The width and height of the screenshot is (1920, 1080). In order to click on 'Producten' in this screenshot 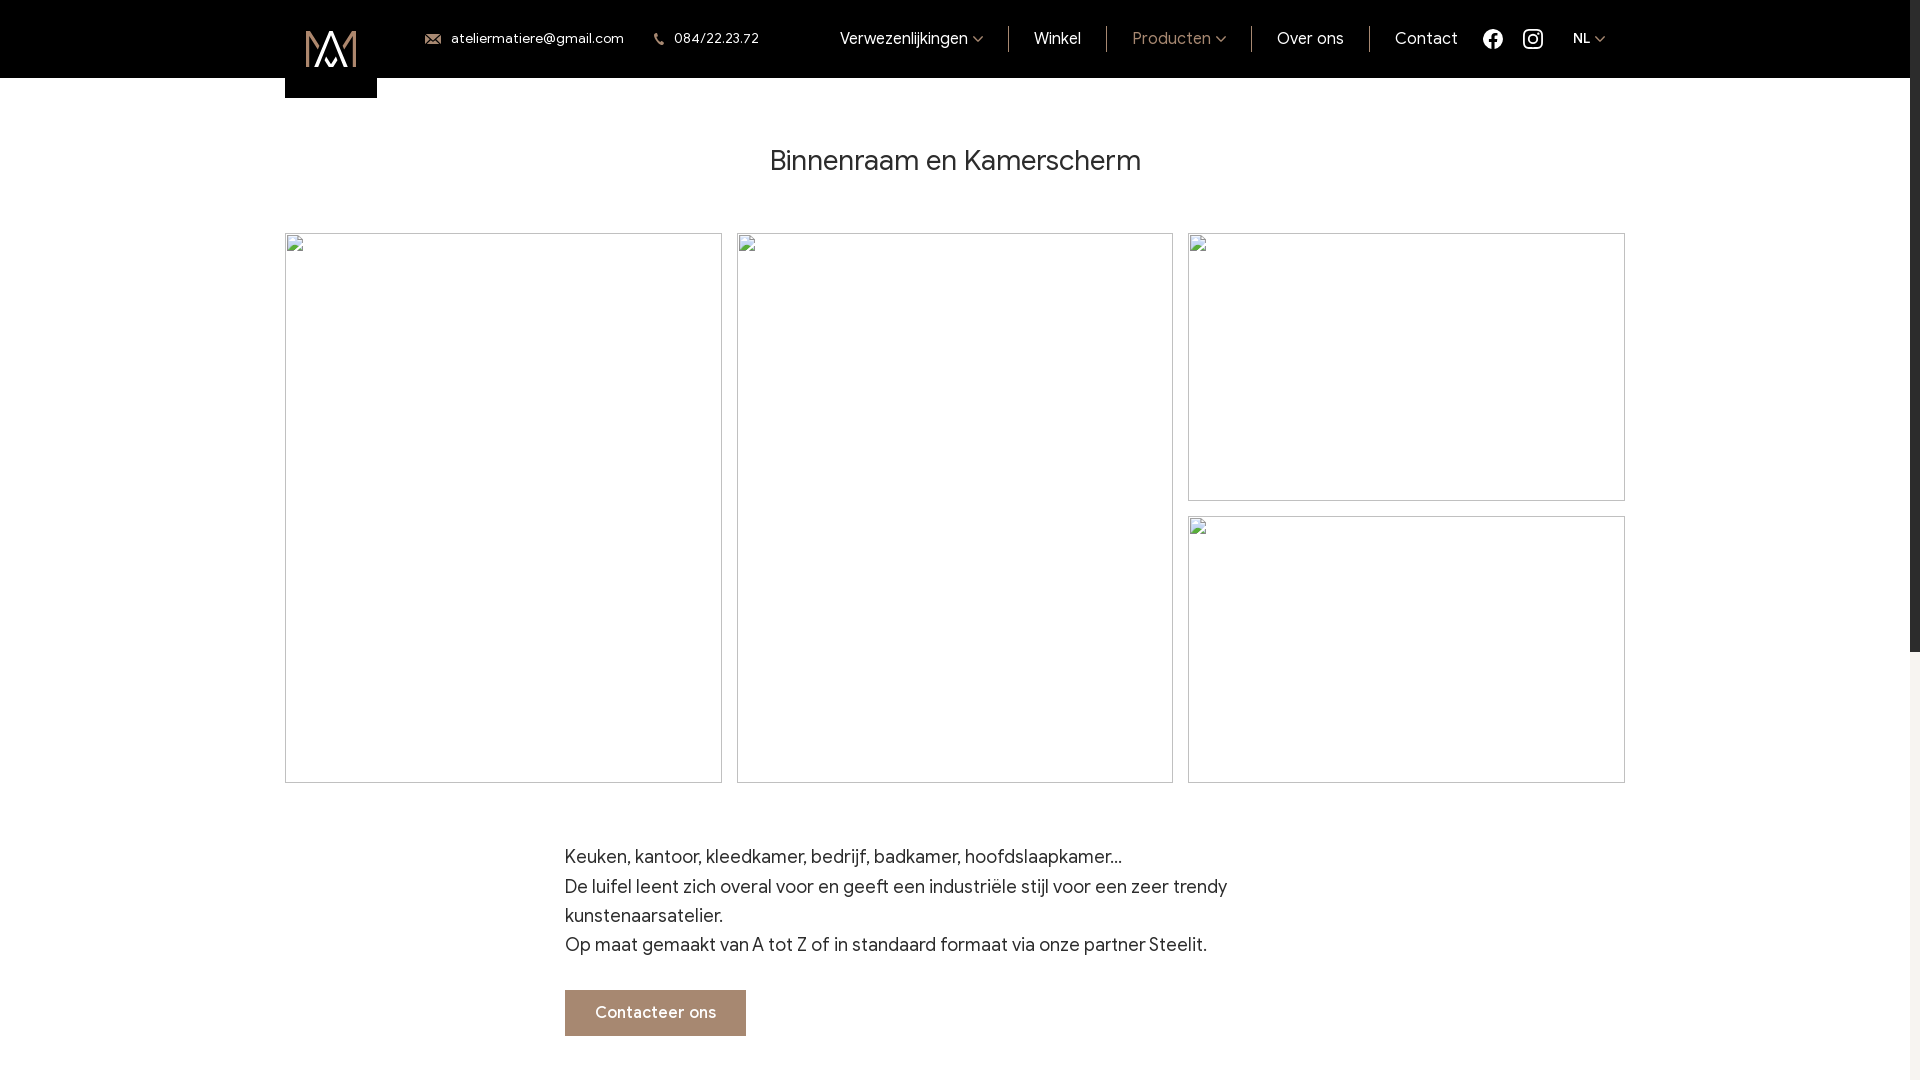, I will do `click(1179, 38)`.